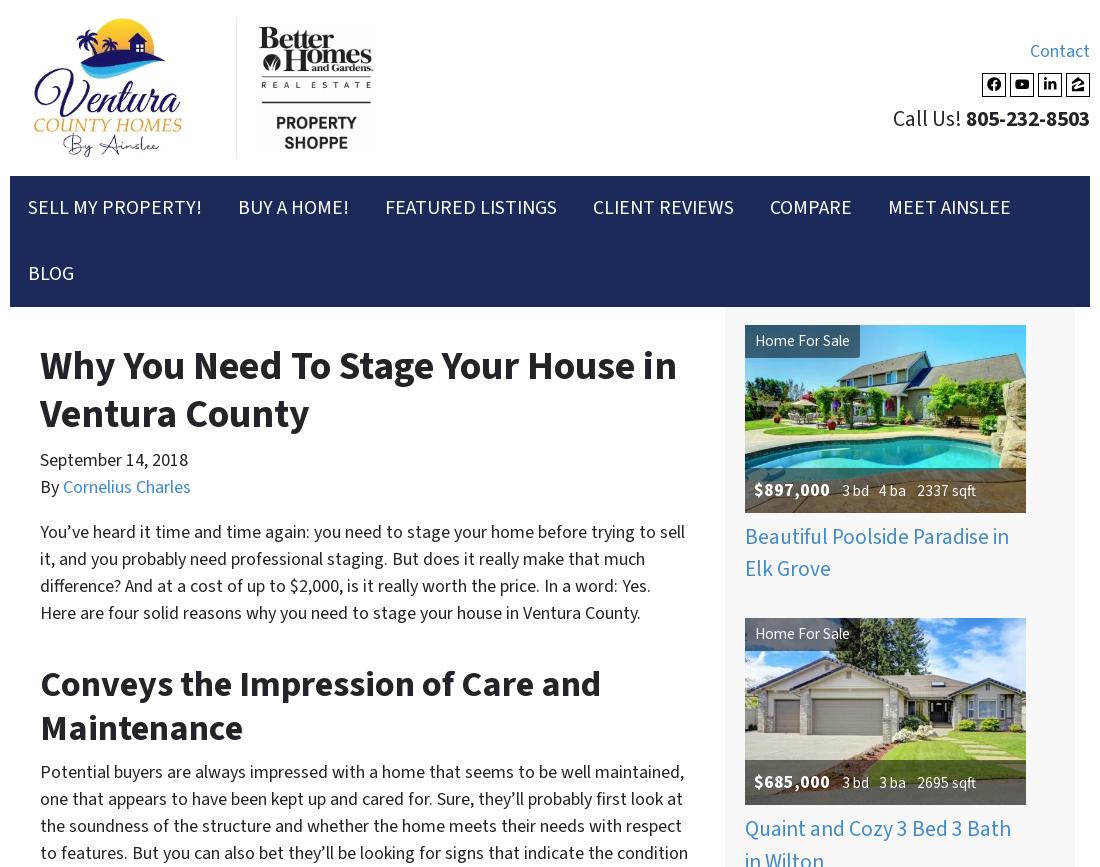  Describe the element at coordinates (76, 273) in the screenshot. I see `'First'` at that location.